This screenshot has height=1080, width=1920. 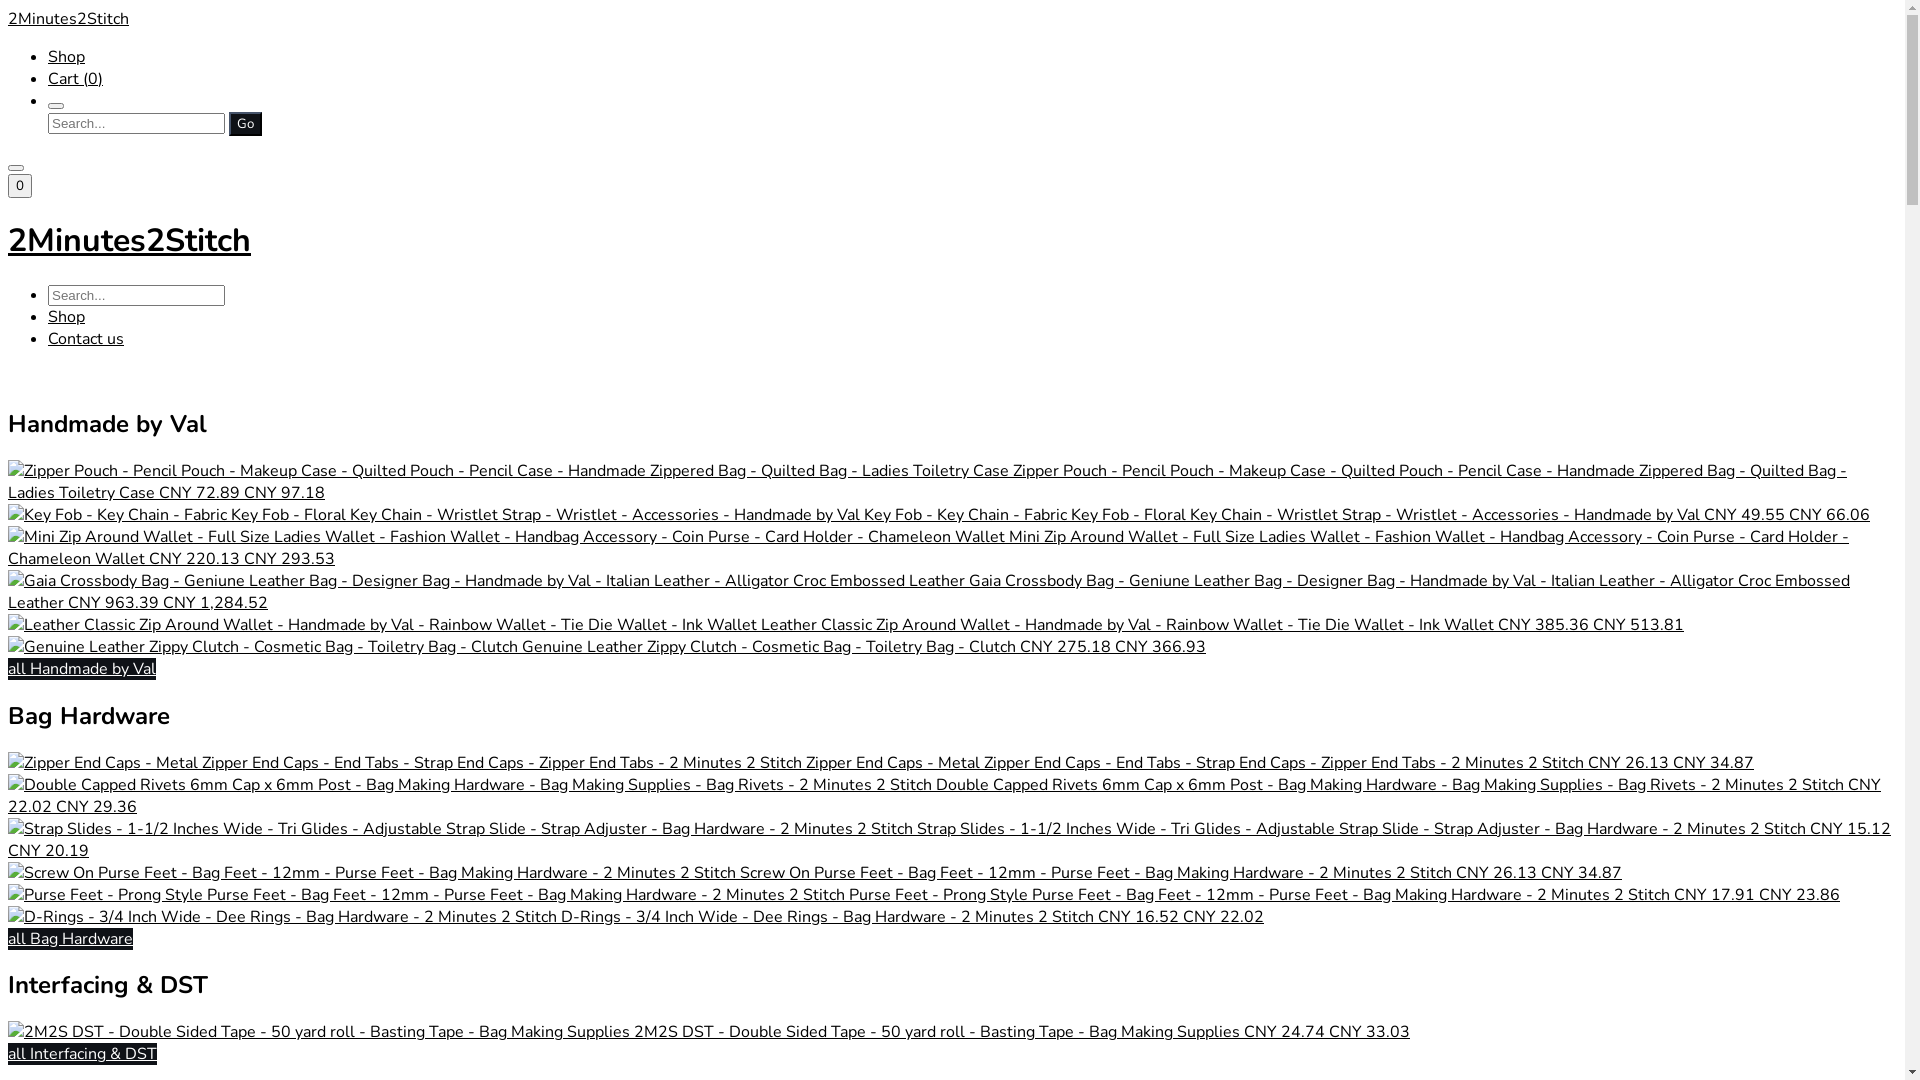 I want to click on 'all Interfacing & DST', so click(x=8, y=1052).